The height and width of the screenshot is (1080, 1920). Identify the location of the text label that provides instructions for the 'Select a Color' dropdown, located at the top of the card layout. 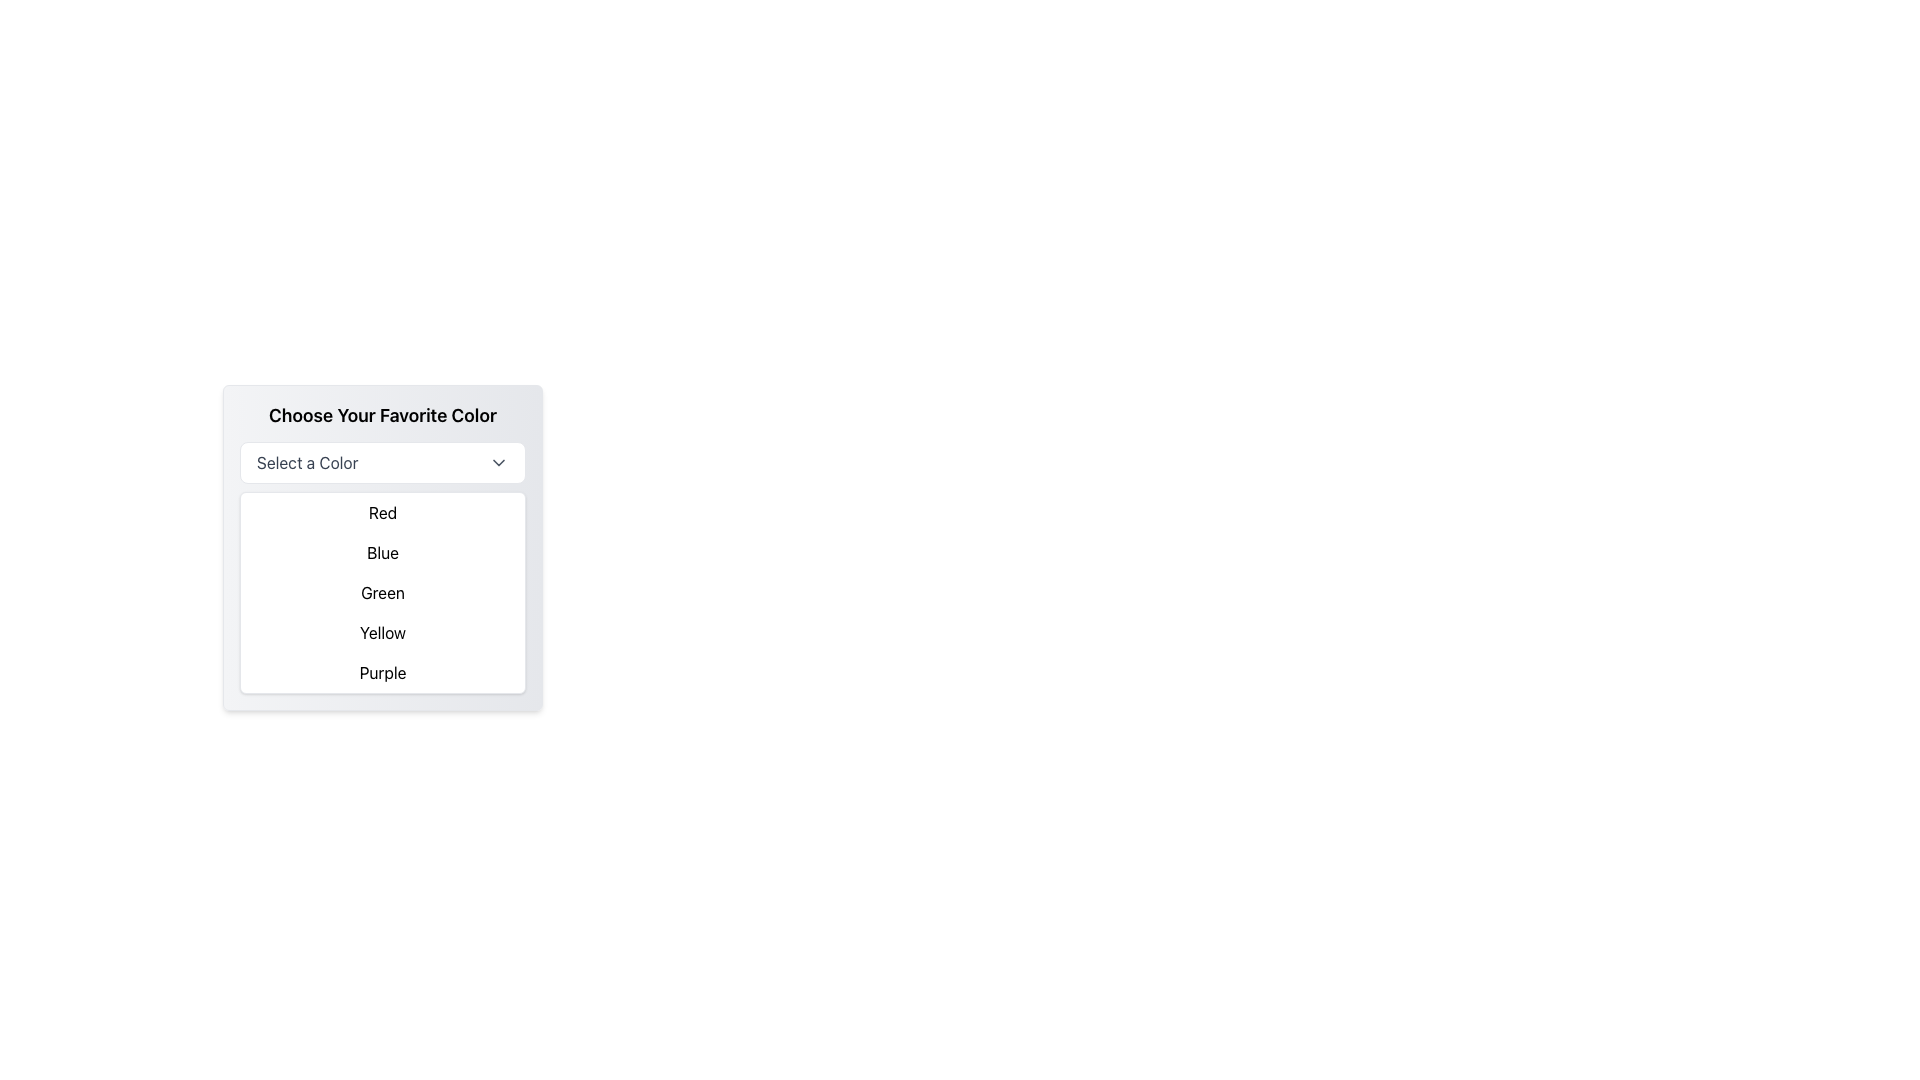
(383, 415).